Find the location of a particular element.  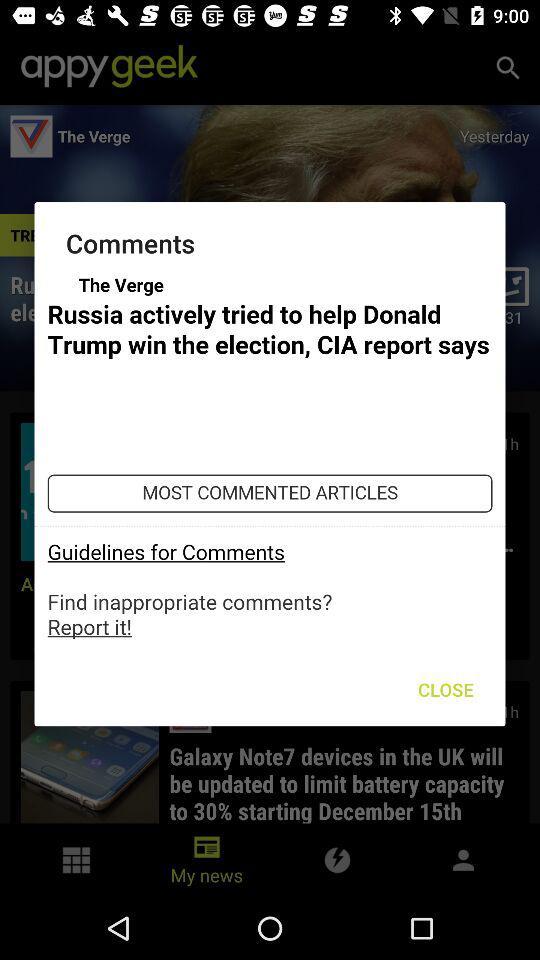

autoplay option is located at coordinates (270, 456).